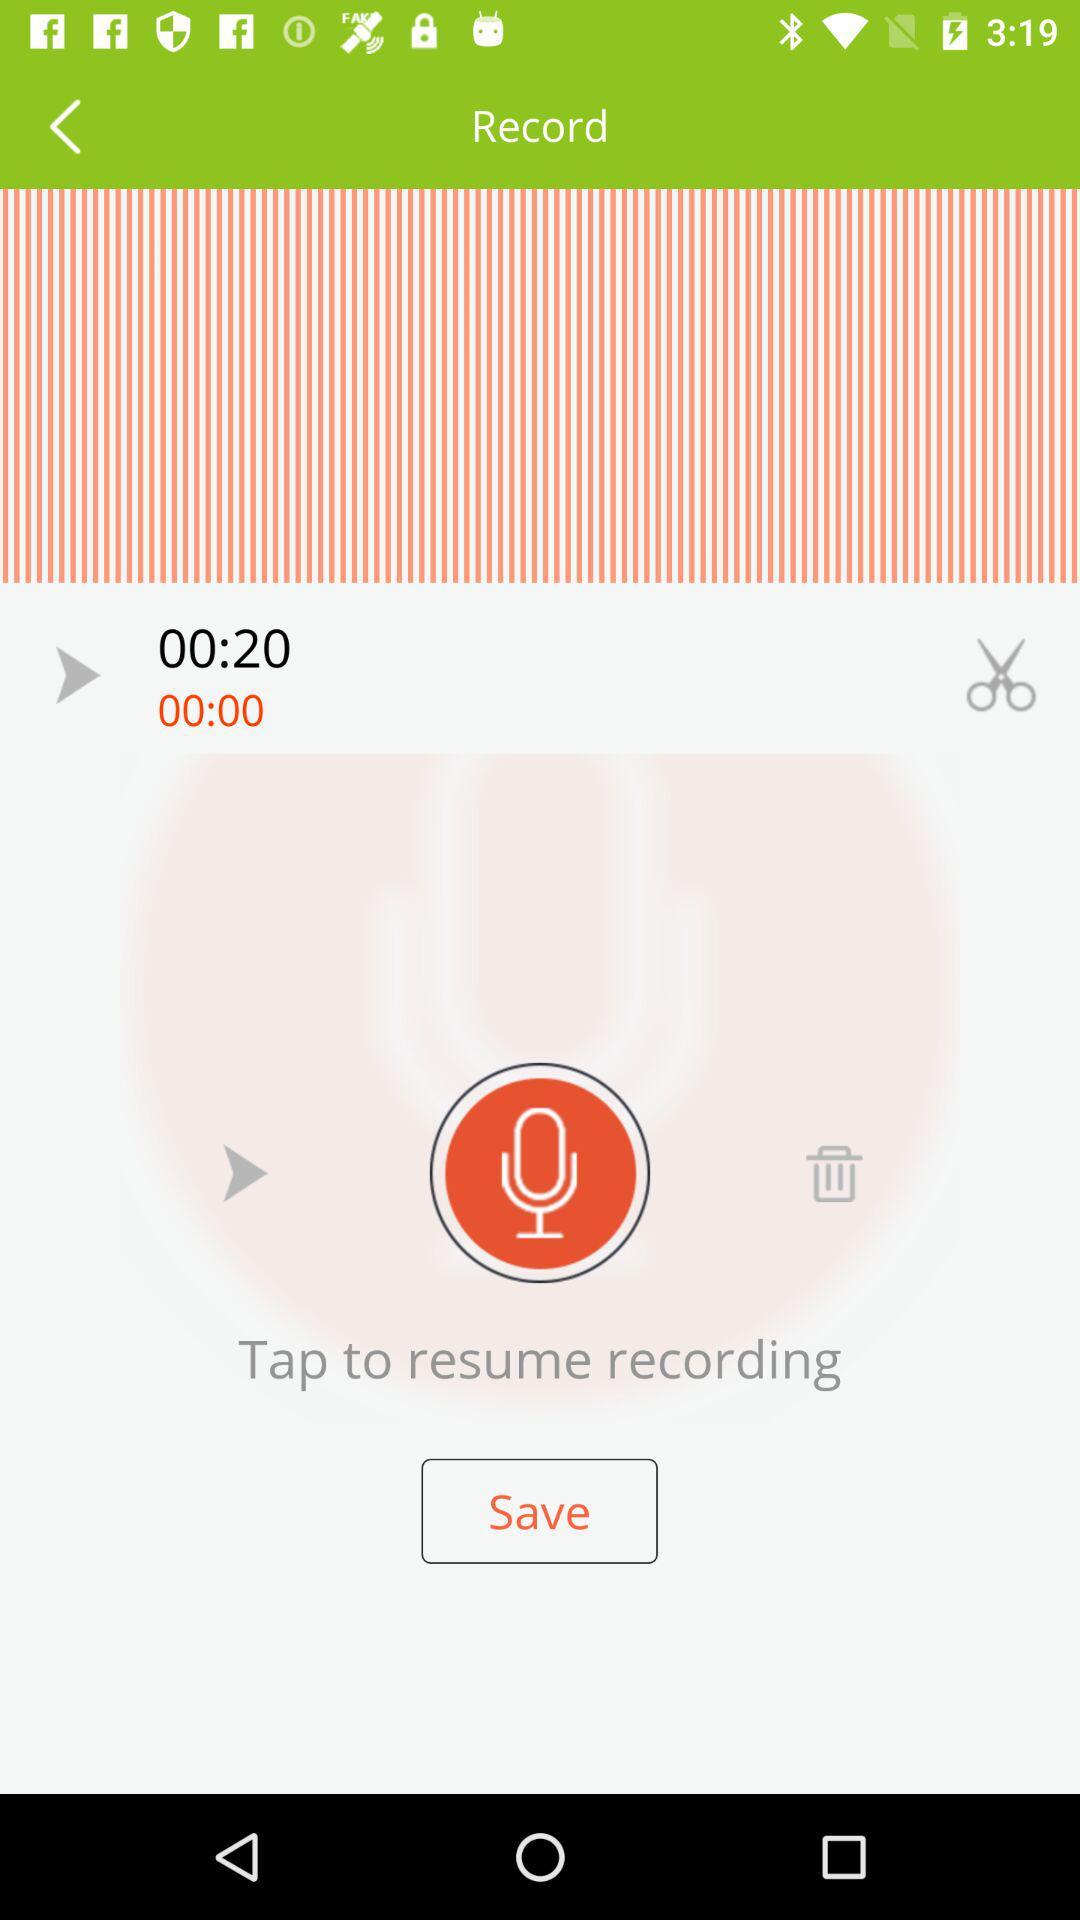 This screenshot has width=1080, height=1920. Describe the element at coordinates (1001, 675) in the screenshot. I see `cut a section` at that location.